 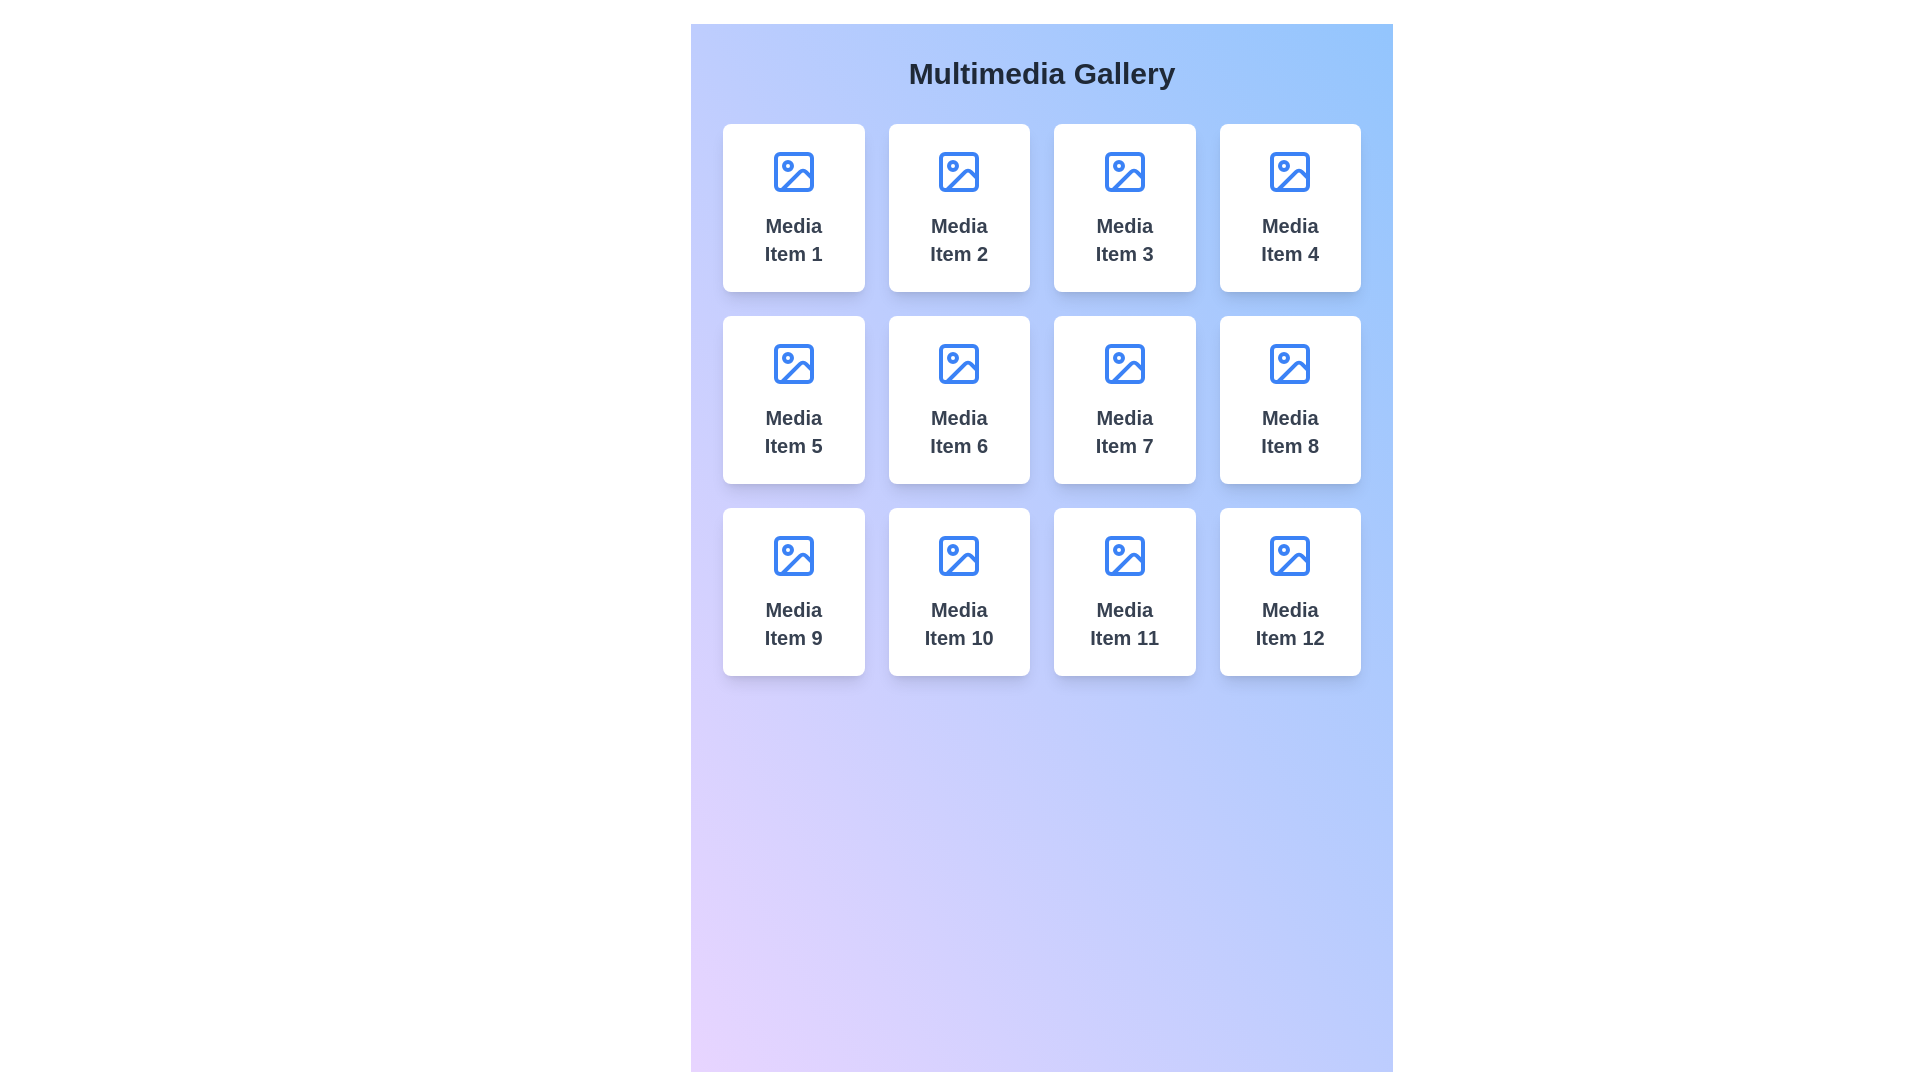 I want to click on the third card labeled 'Media Item 3' with a blue icon at the top center to interact with it, so click(x=1124, y=208).